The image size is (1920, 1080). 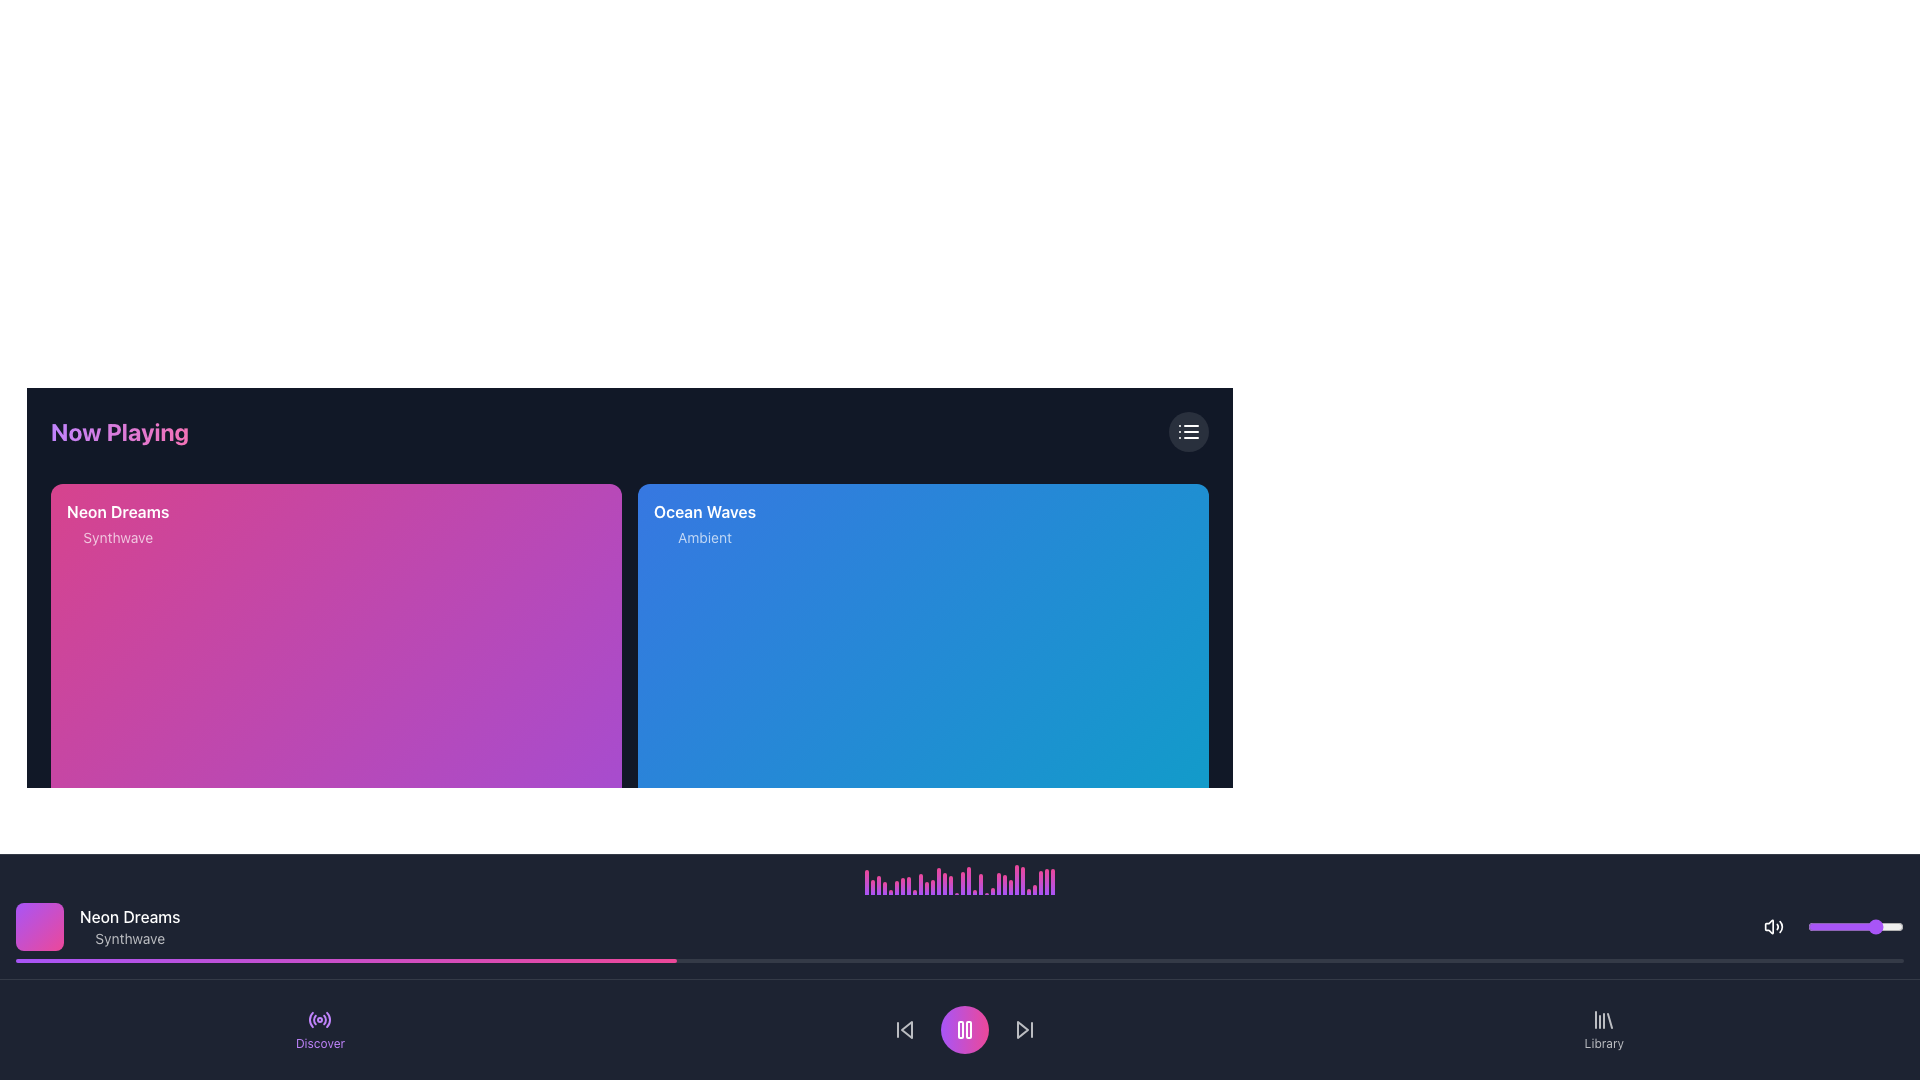 What do you see at coordinates (1769, 926) in the screenshot?
I see `the speaker icon located in the bottom-right corner of the interface within the control toolbar for volume management` at bounding box center [1769, 926].